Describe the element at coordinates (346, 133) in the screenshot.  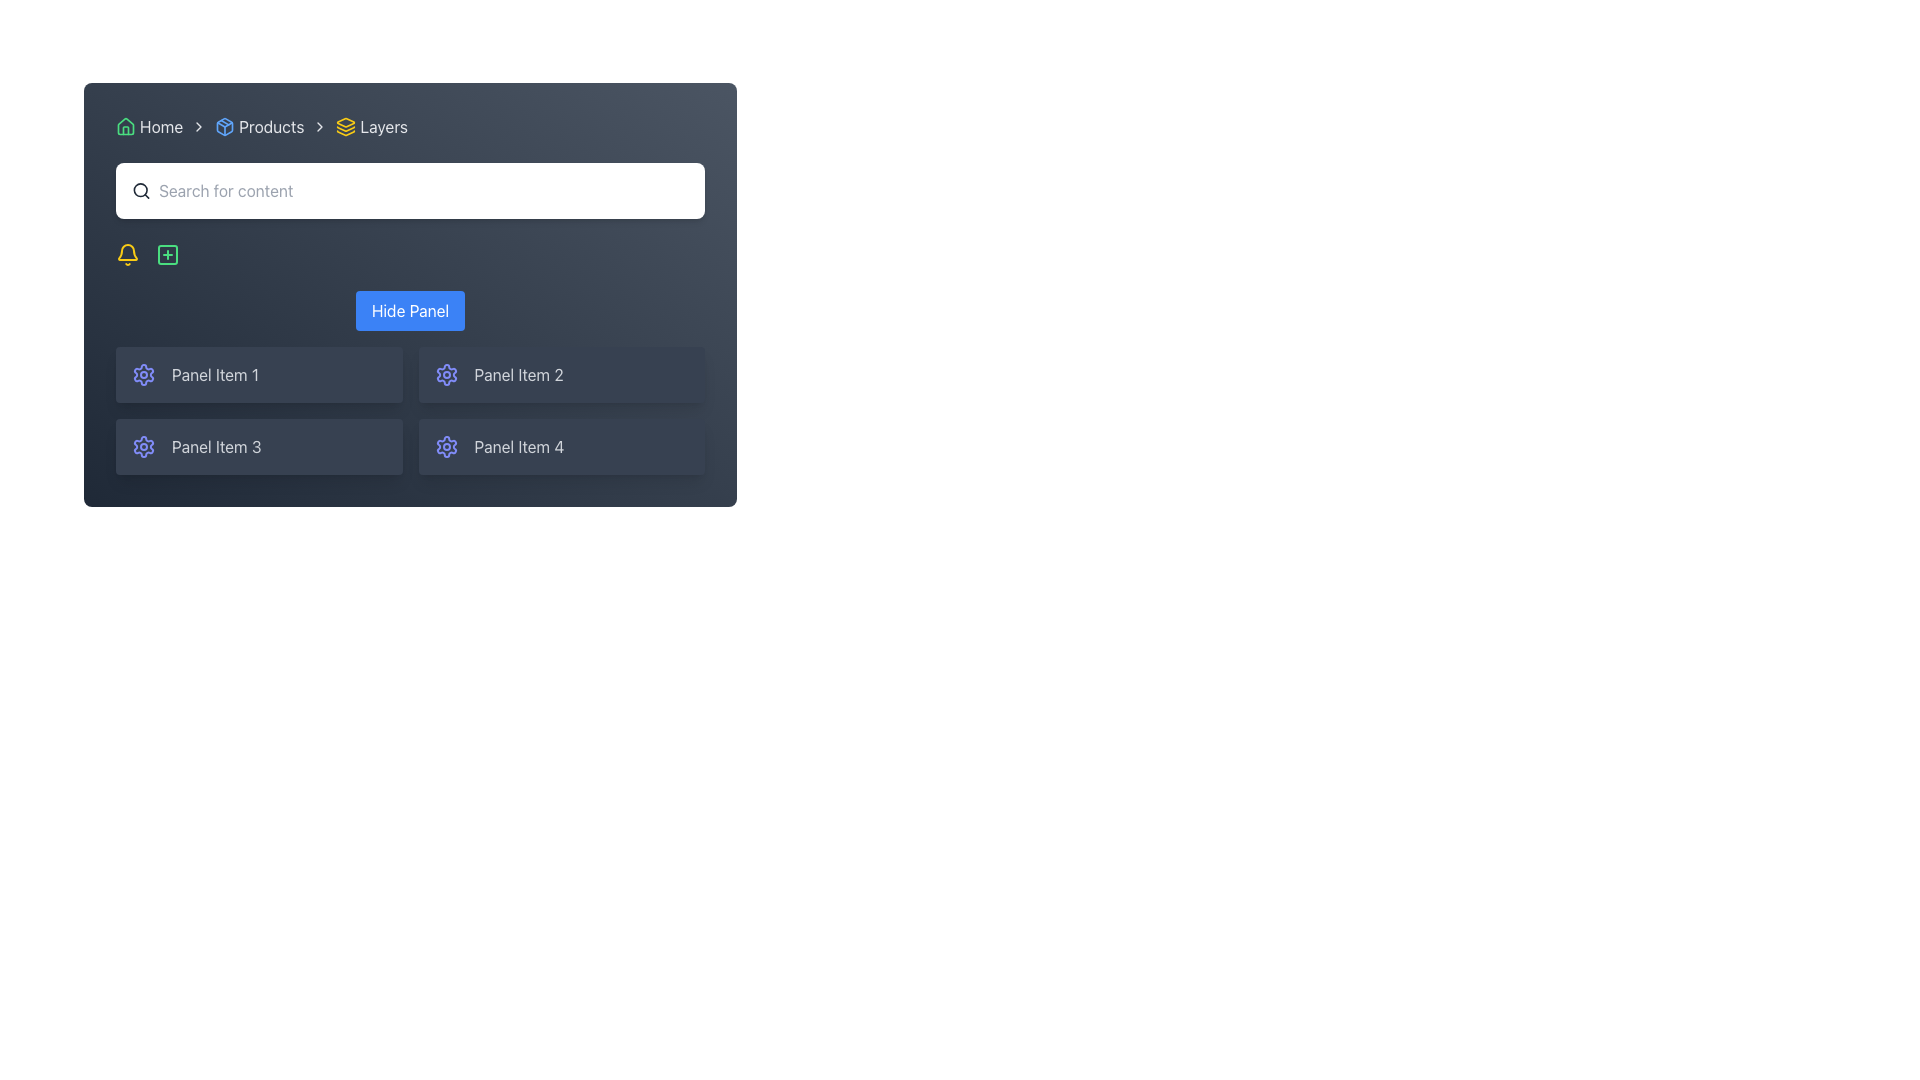
I see `the decorative graphic element that visually represents a layer in a stack, located at the bottom of a stack of three icons within a layered icon group` at that location.